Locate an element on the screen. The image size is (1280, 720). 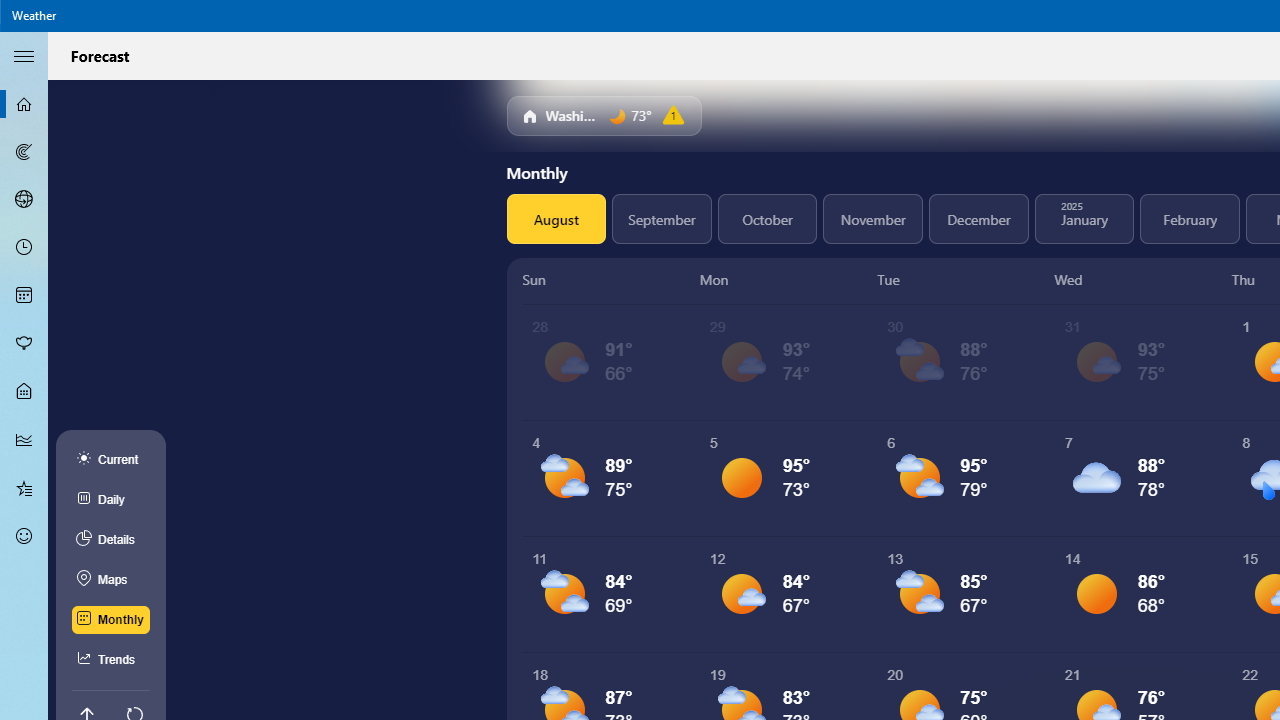
'Hourly Forecast - Not Selected' is located at coordinates (24, 247).